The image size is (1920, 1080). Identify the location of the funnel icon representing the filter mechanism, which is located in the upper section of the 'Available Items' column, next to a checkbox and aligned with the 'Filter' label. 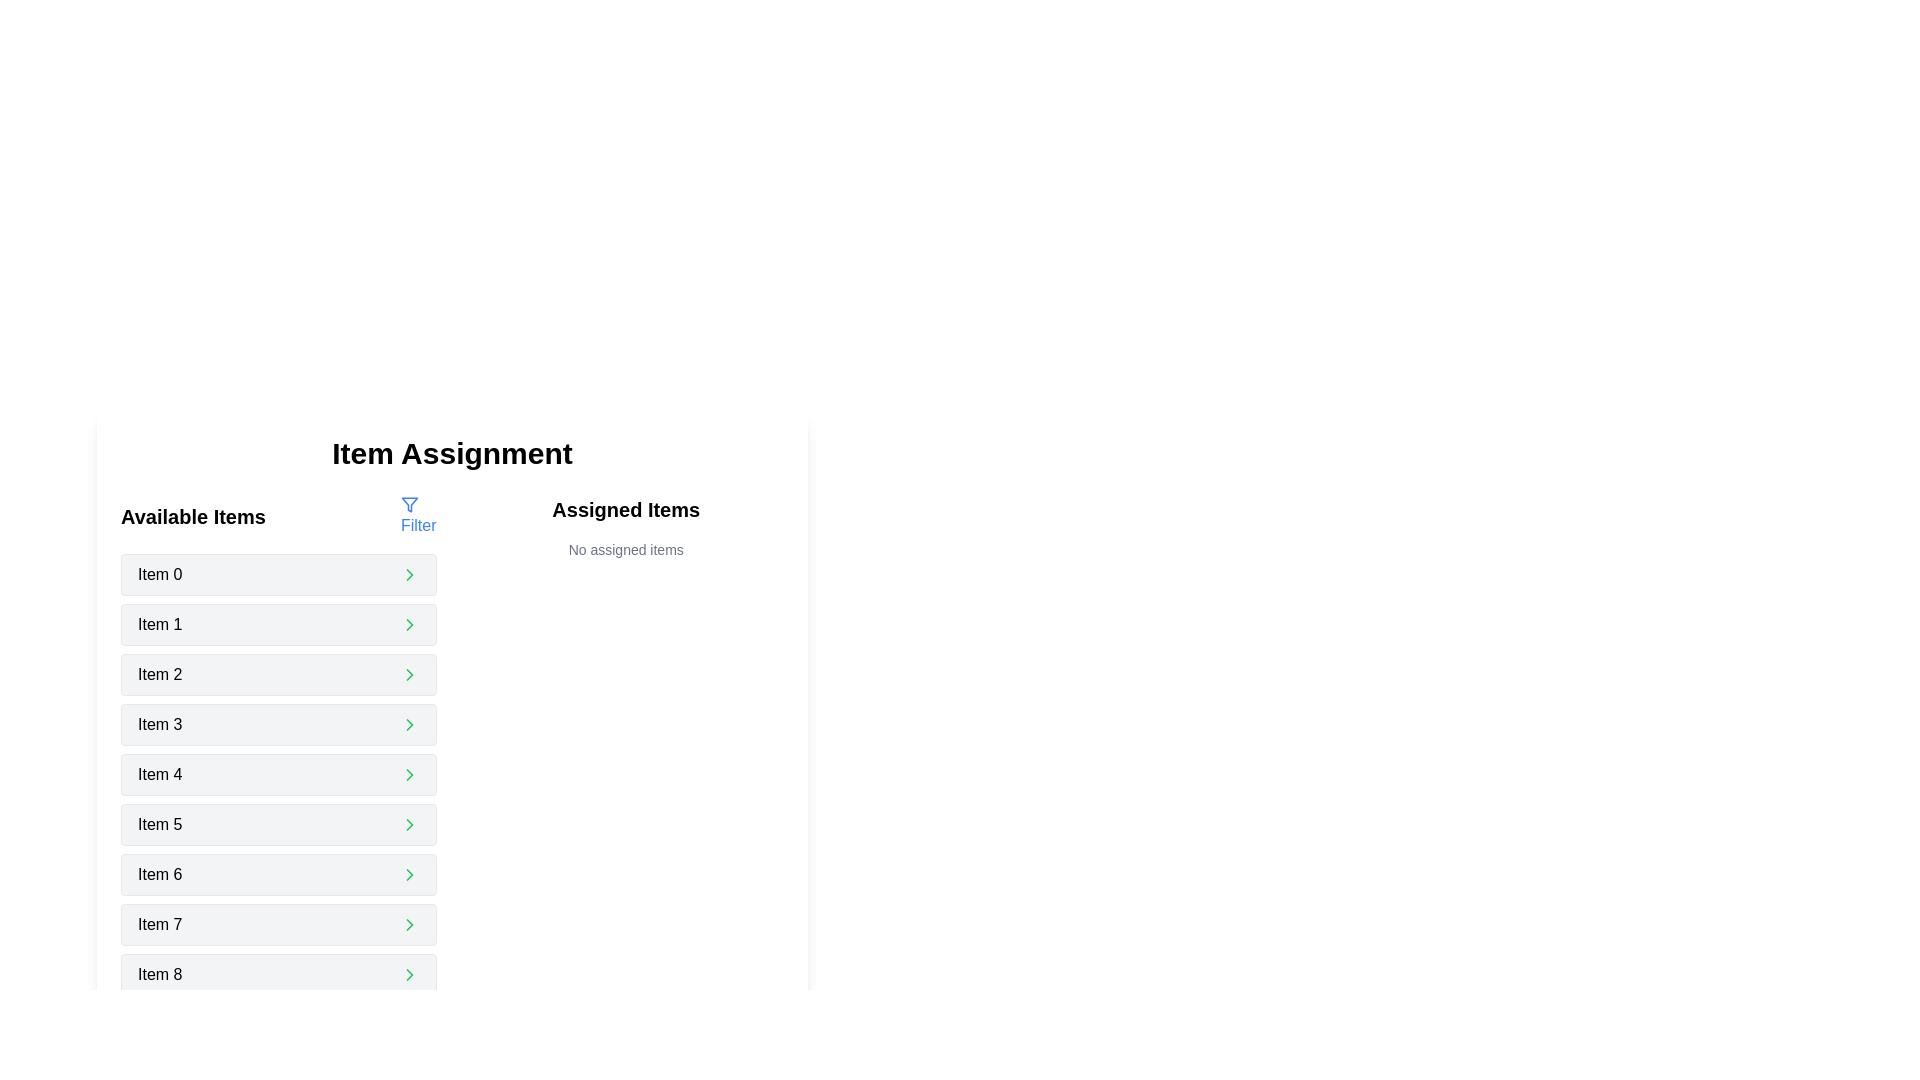
(408, 504).